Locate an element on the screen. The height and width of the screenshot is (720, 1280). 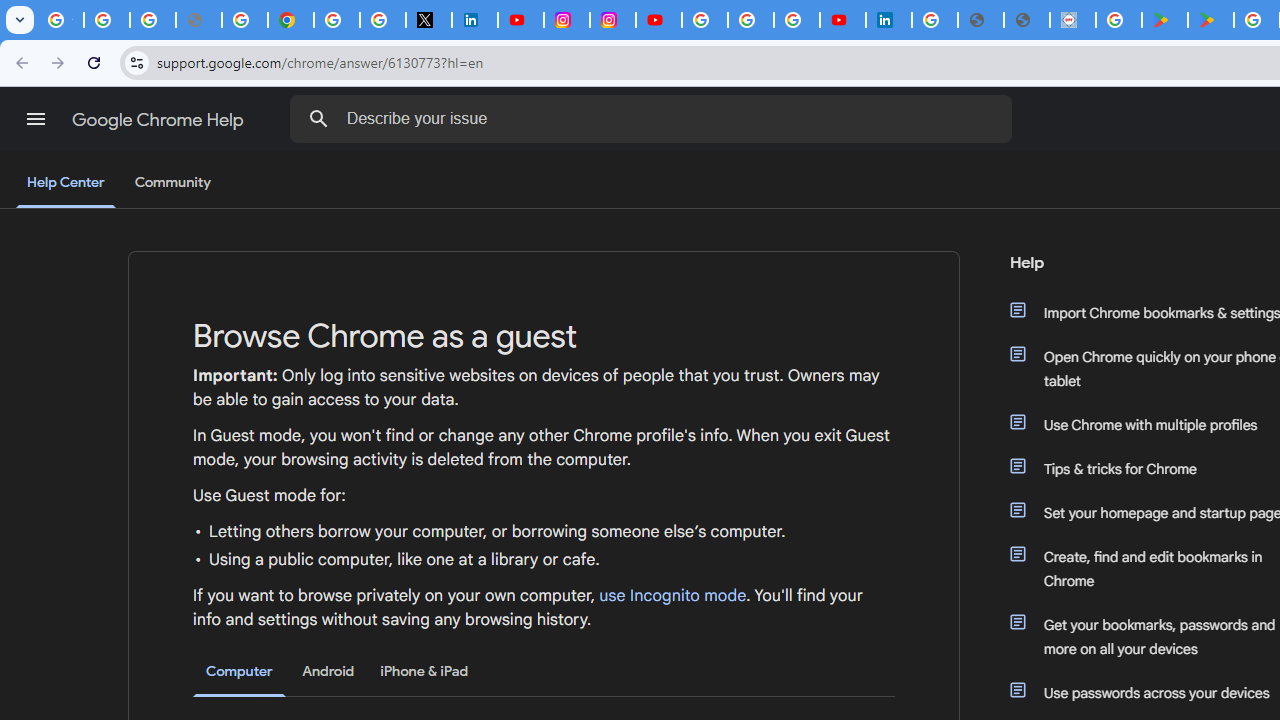
'Community' is located at coordinates (172, 183).